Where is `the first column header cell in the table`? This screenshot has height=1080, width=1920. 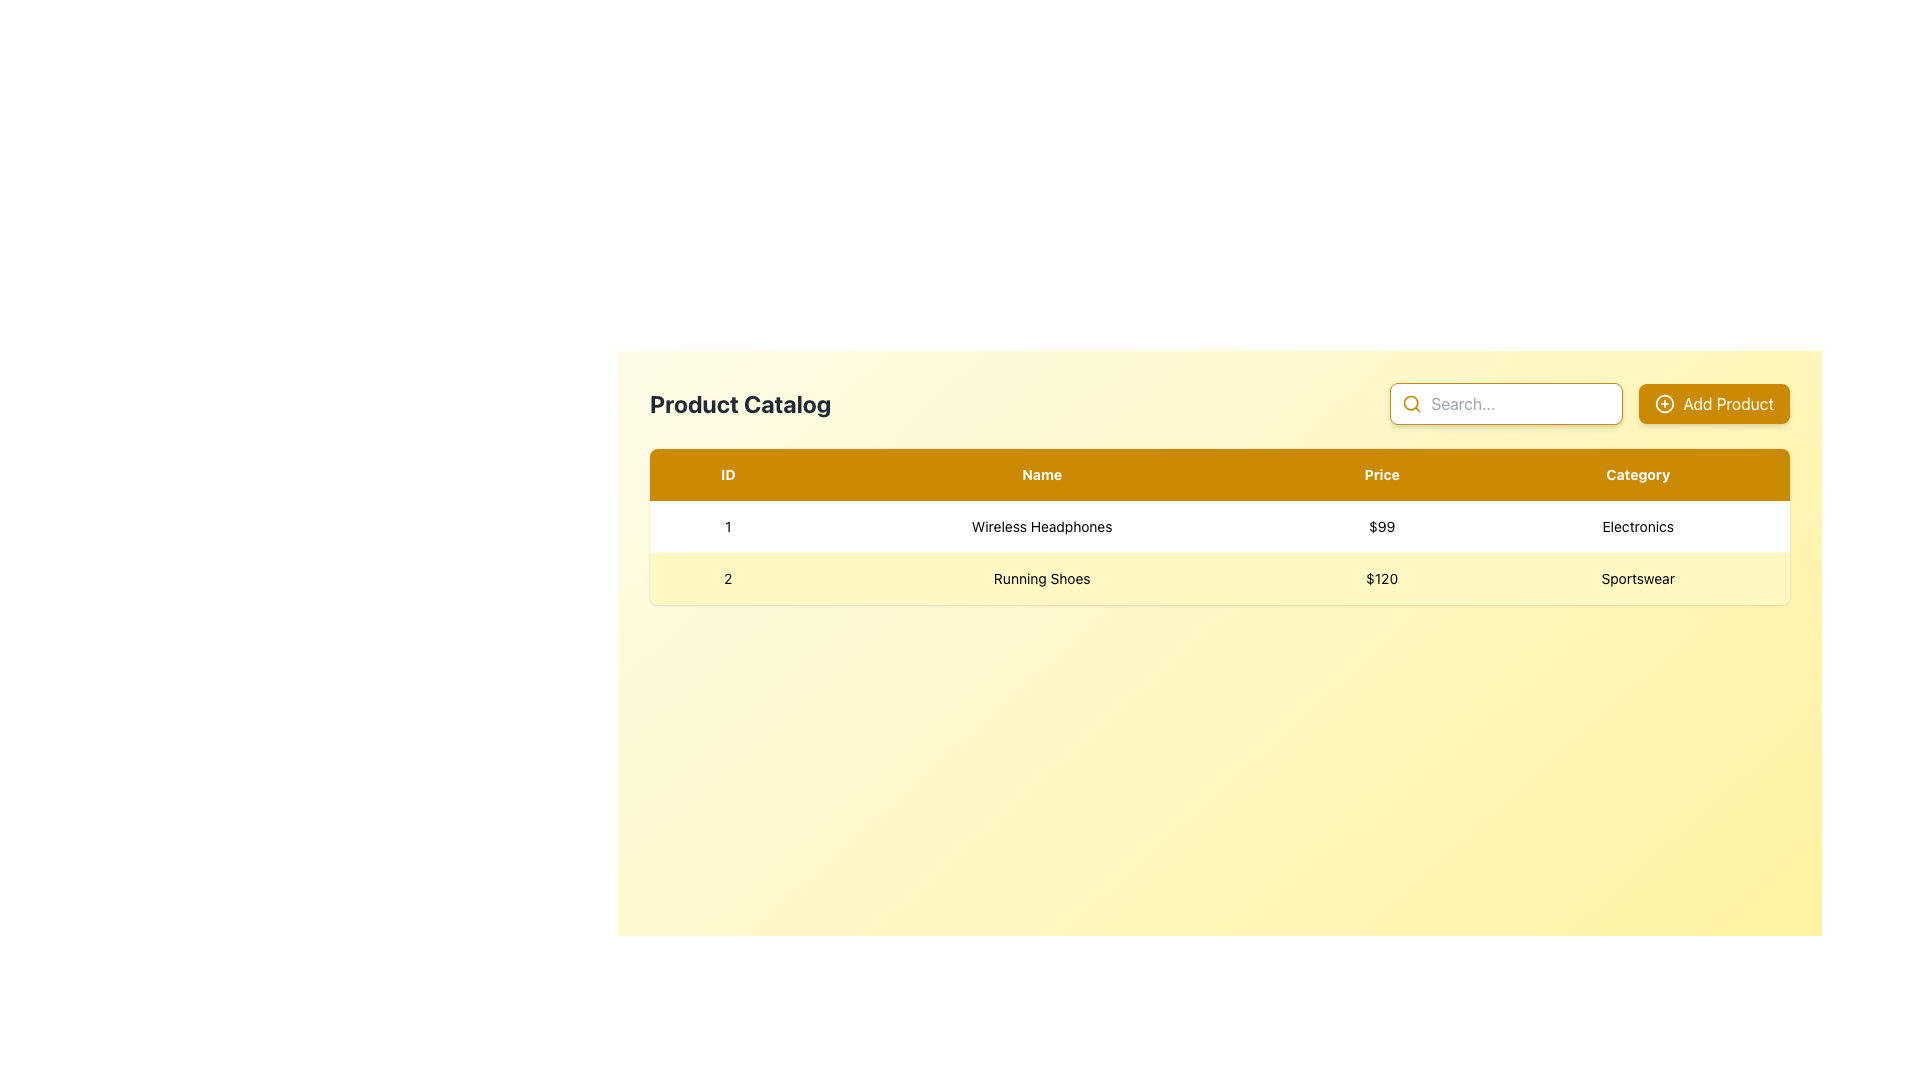
the first column header cell in the table is located at coordinates (727, 474).